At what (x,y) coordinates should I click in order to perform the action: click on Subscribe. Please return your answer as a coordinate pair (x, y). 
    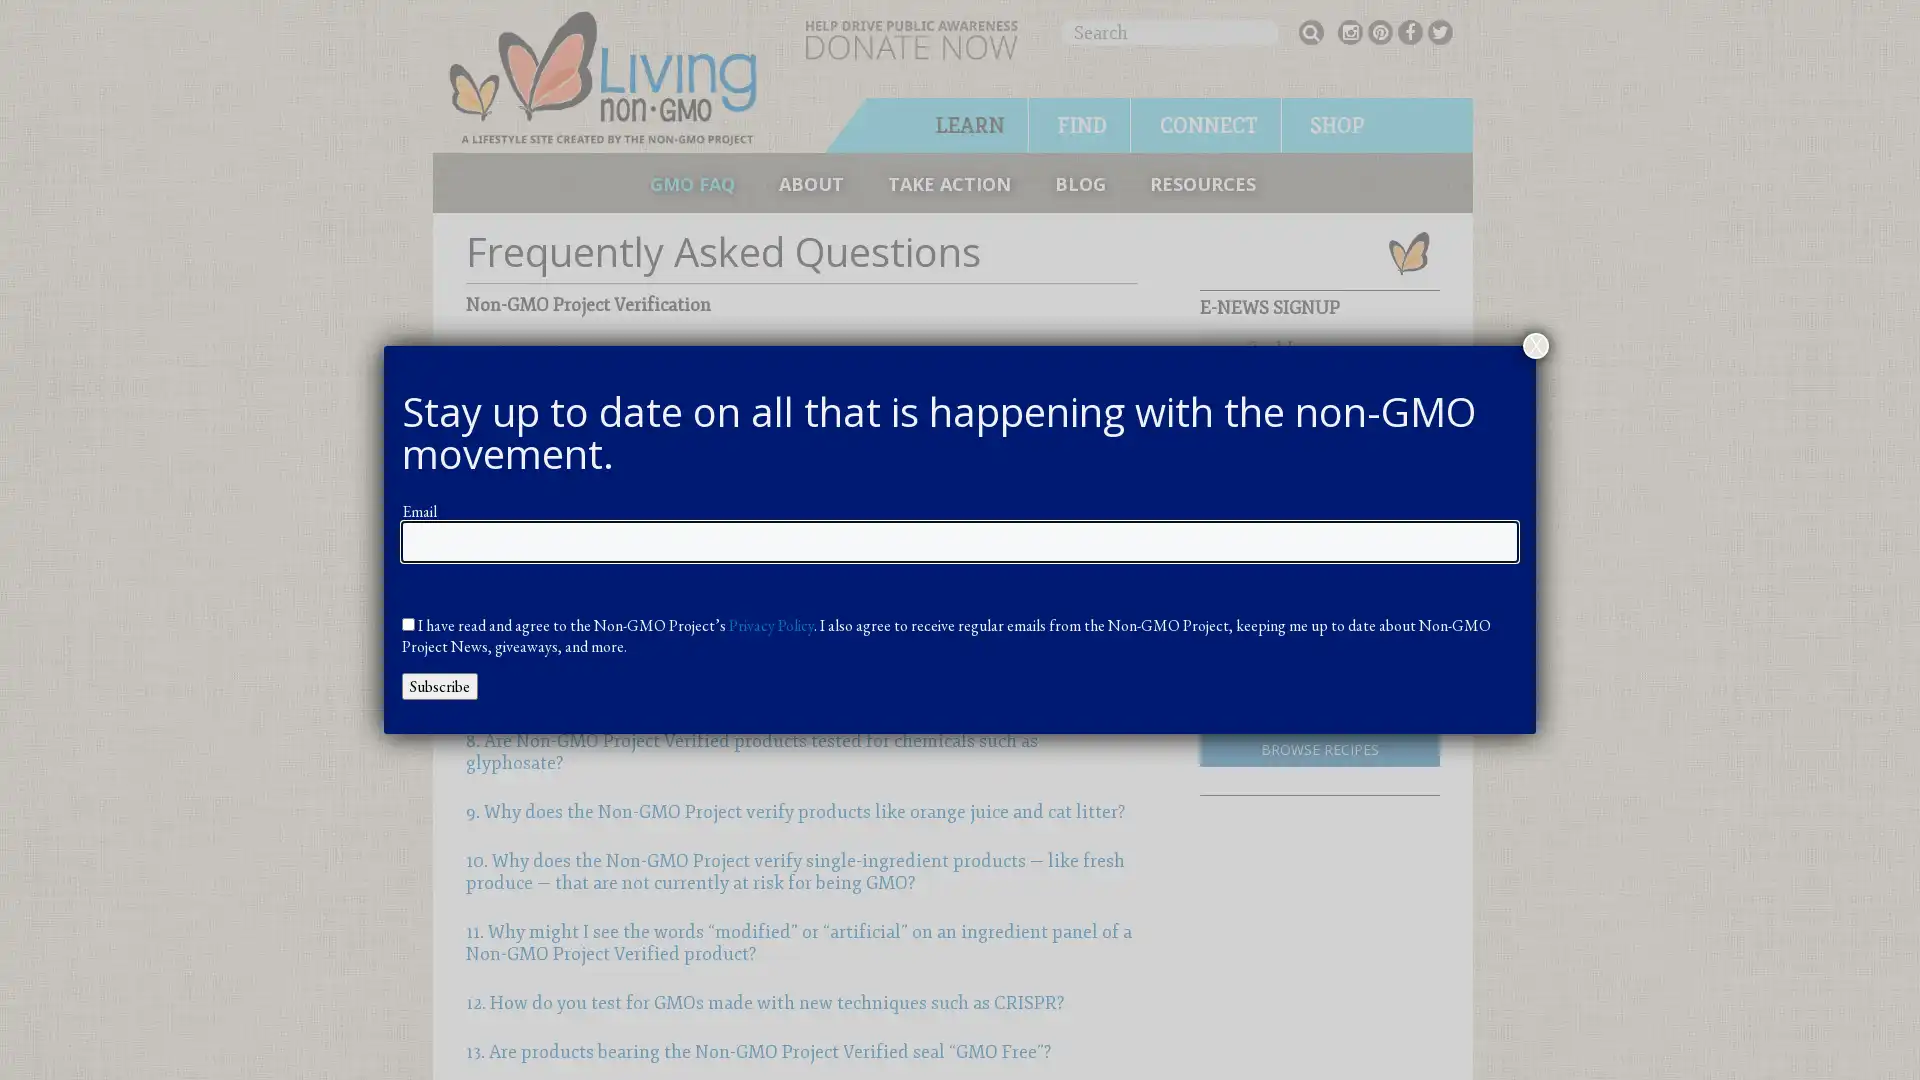
    Looking at the image, I should click on (439, 685).